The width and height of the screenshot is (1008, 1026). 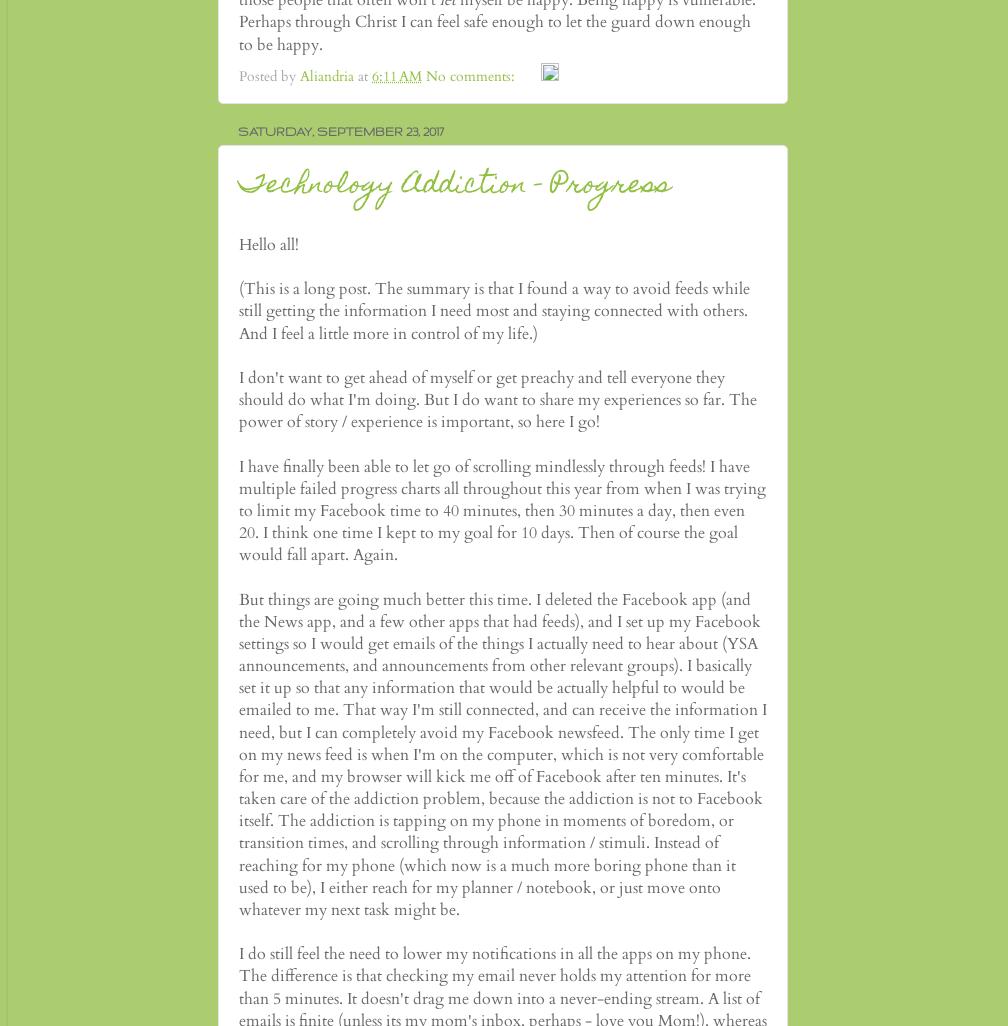 What do you see at coordinates (396, 74) in the screenshot?
I see `'6:11 AM'` at bounding box center [396, 74].